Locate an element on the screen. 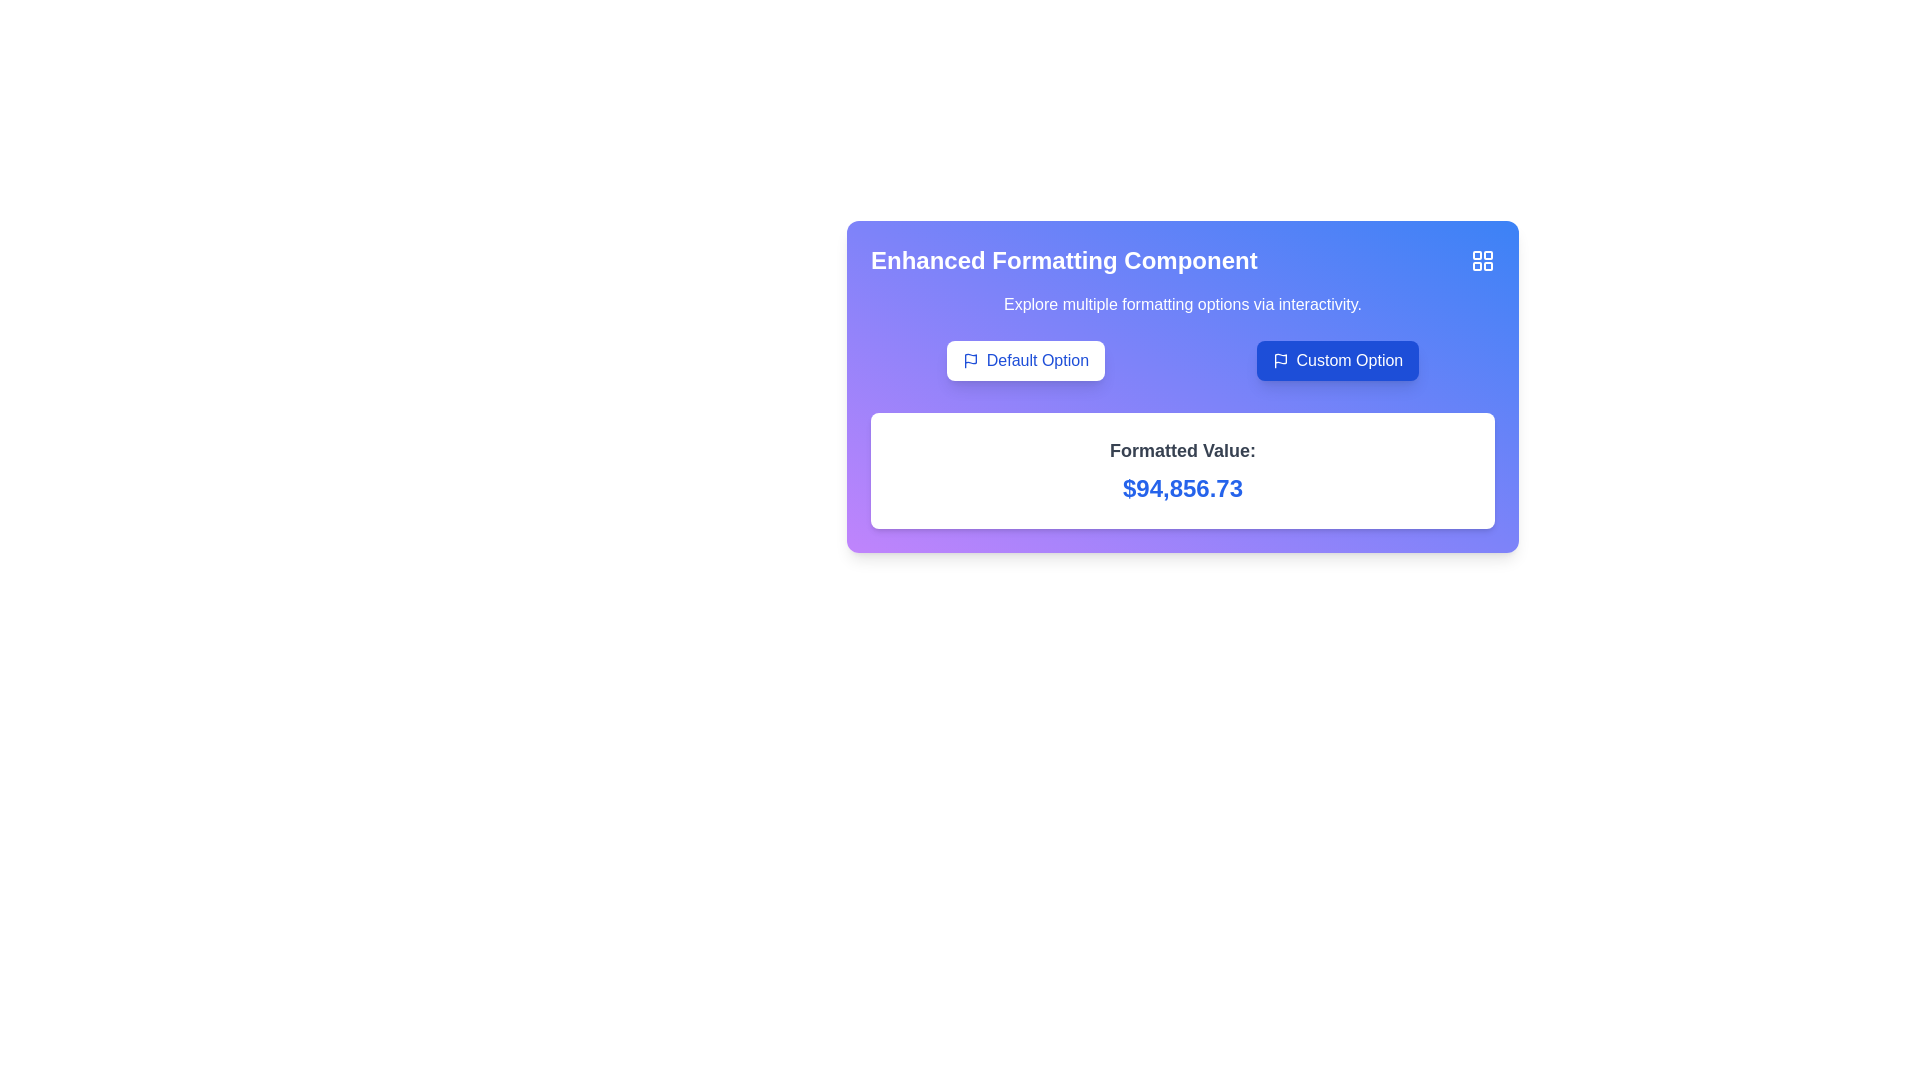  the static text label displaying the formatted monetary value, which is centrally placed within a white background panel on a rounded purple-toned card labeled 'Enhanced Formatting Component' is located at coordinates (1182, 470).